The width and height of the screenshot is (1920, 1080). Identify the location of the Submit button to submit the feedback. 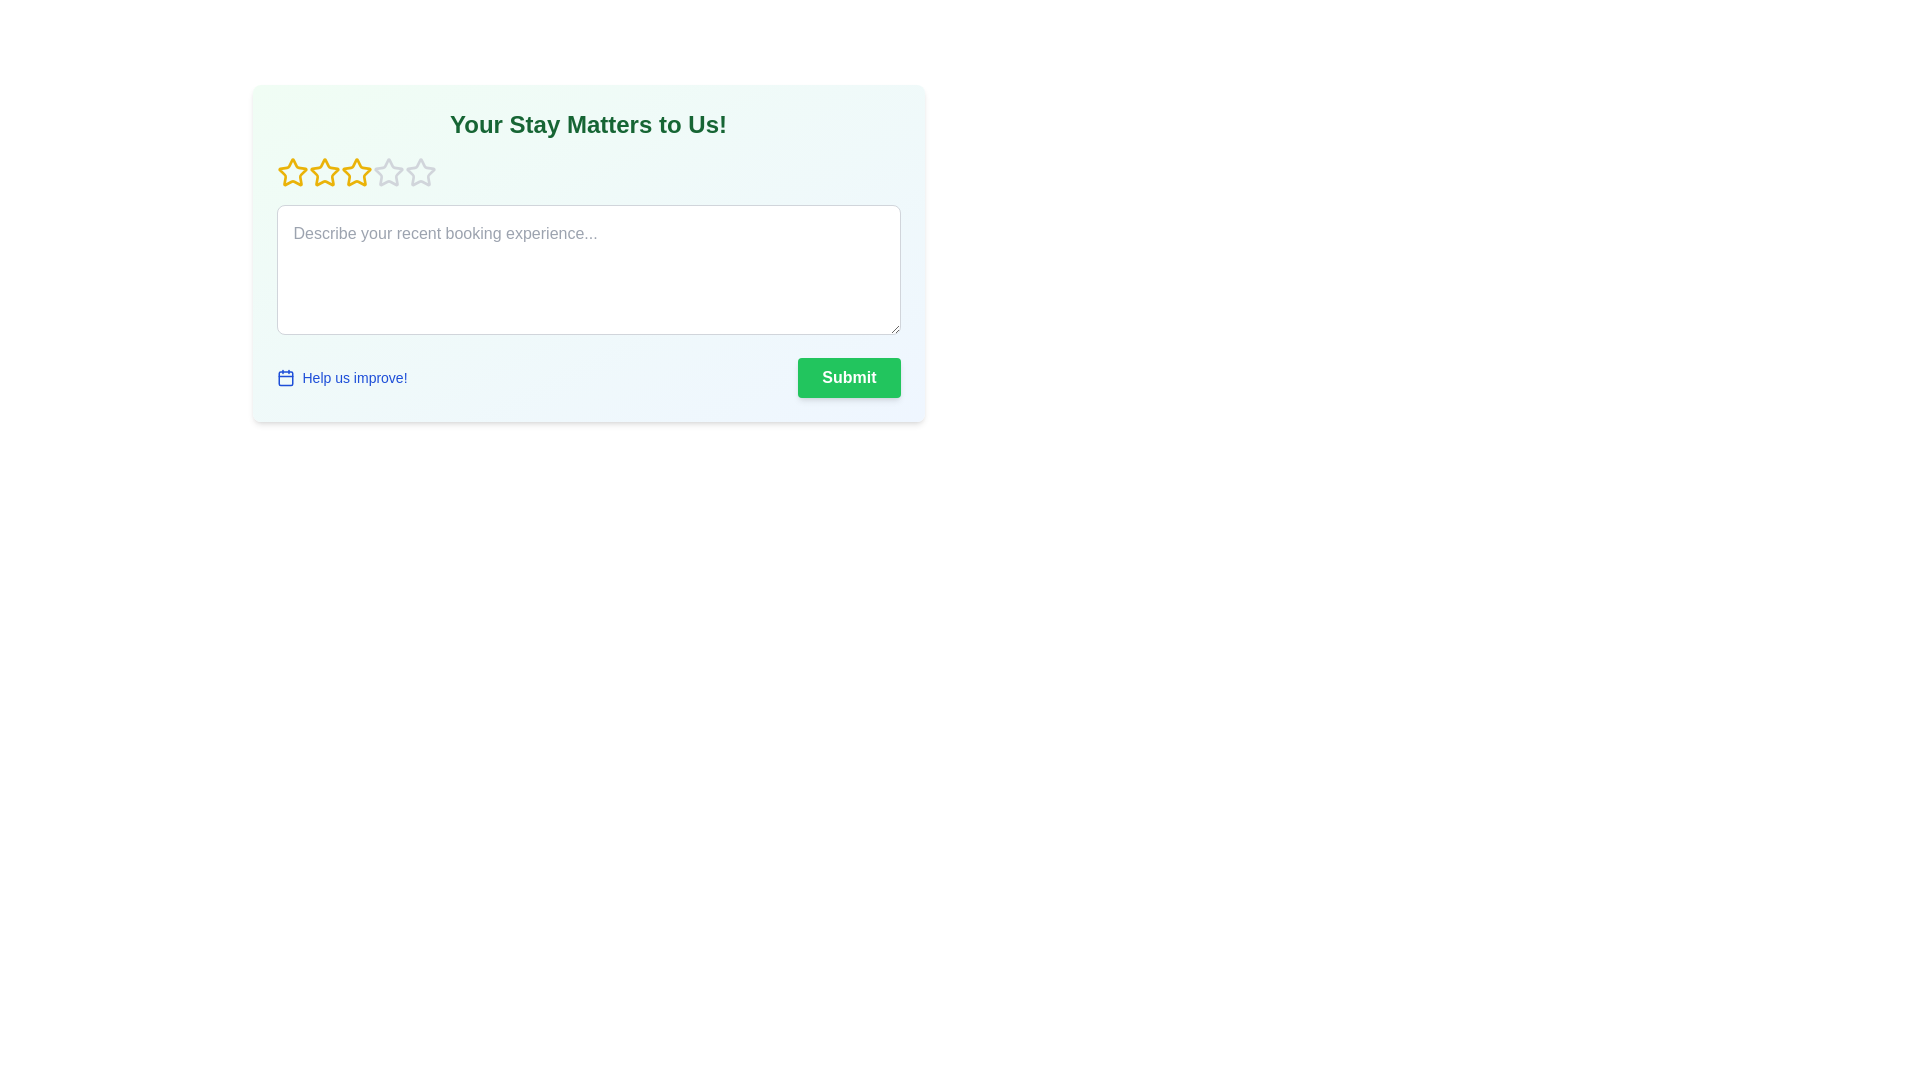
(849, 378).